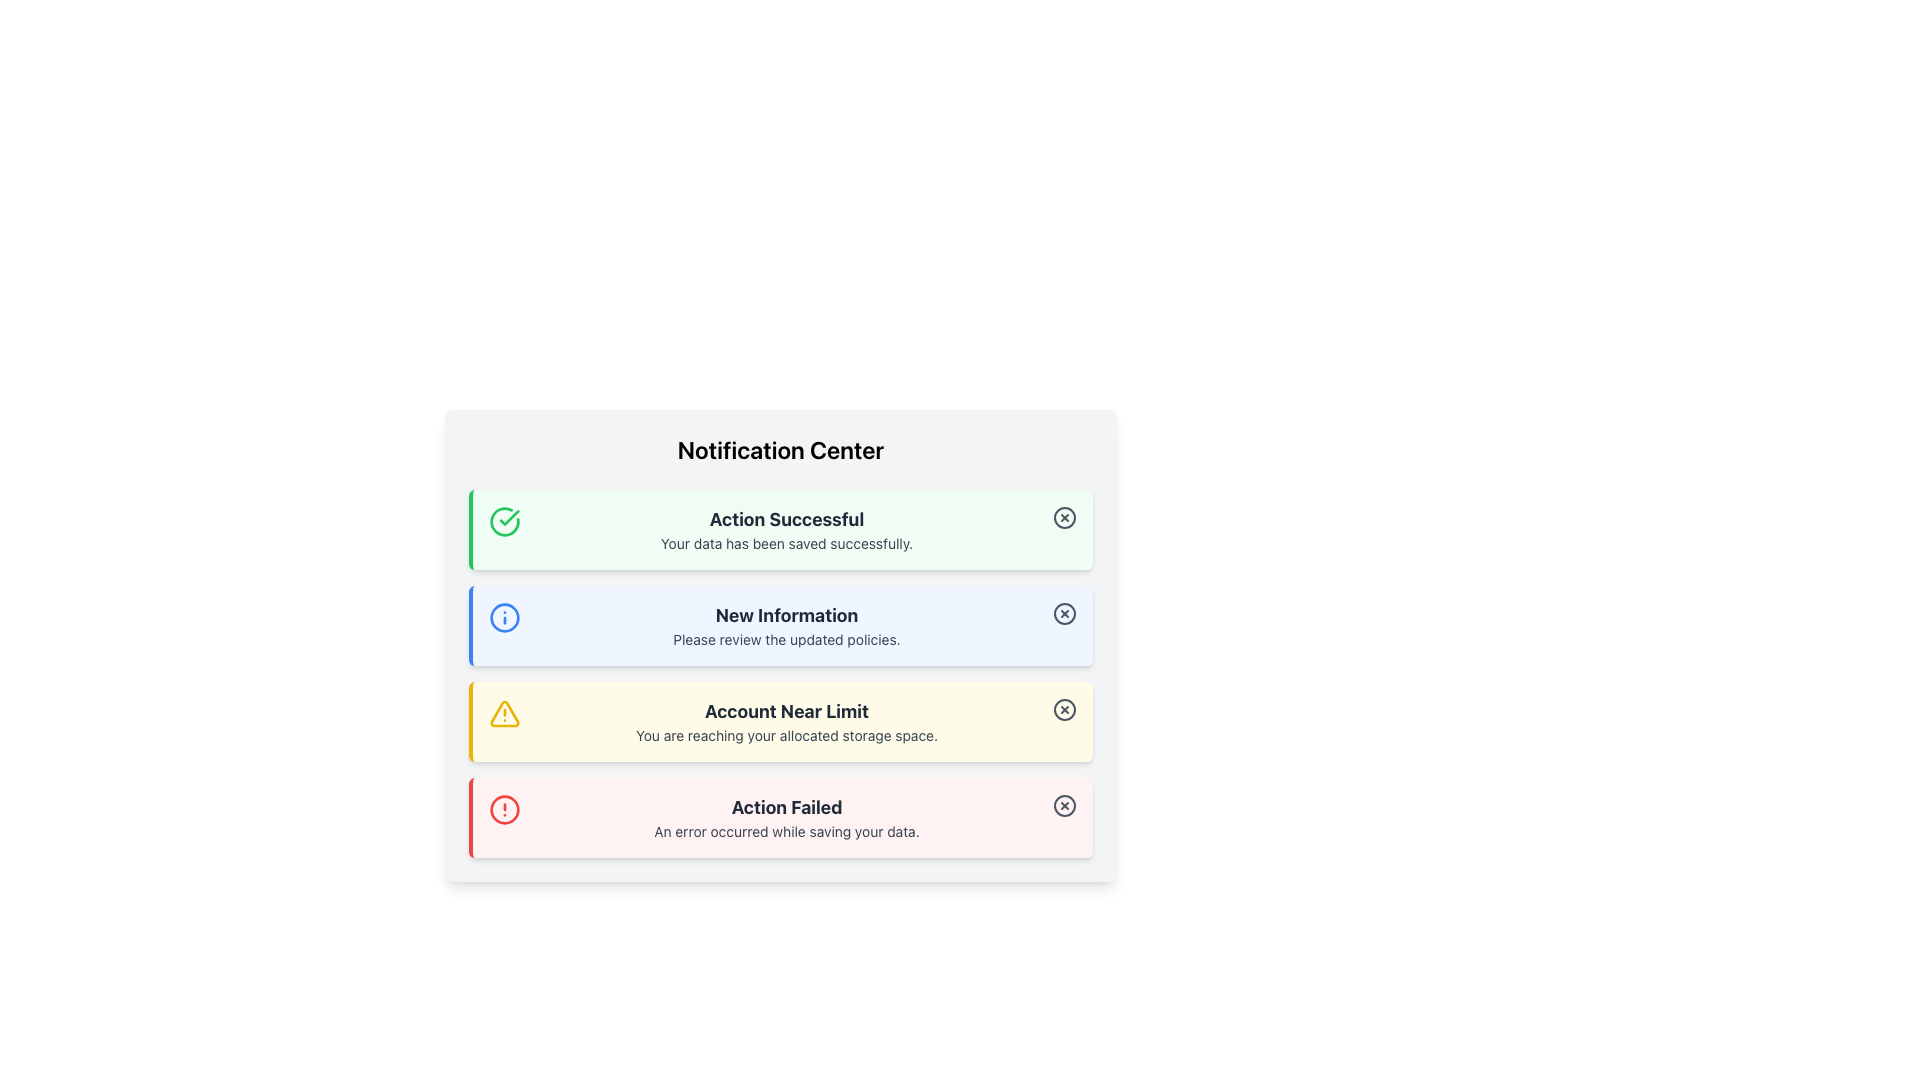 The image size is (1920, 1080). Describe the element at coordinates (786, 640) in the screenshot. I see `the static text displaying 'Please review the updated policies.' located within the notification card labeled 'New Information.'` at that location.